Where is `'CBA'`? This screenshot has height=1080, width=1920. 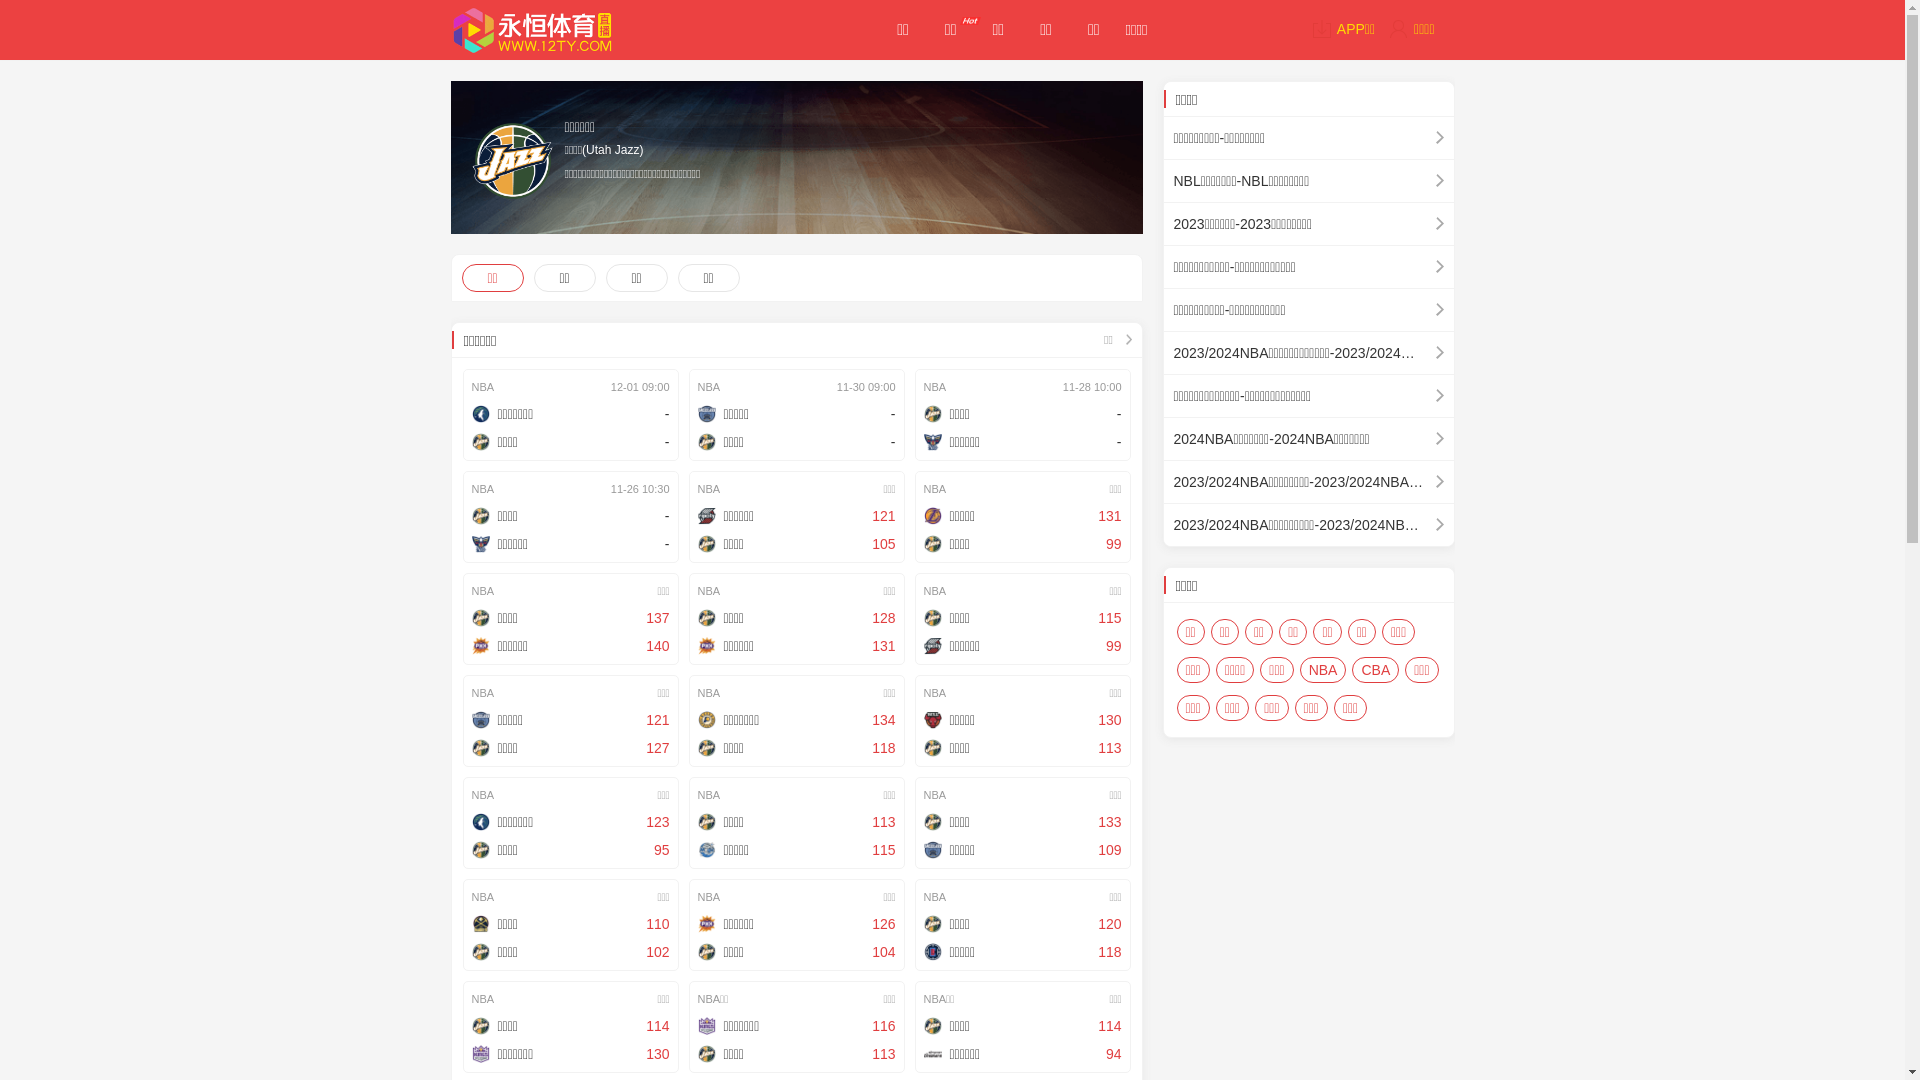
'CBA' is located at coordinates (1352, 670).